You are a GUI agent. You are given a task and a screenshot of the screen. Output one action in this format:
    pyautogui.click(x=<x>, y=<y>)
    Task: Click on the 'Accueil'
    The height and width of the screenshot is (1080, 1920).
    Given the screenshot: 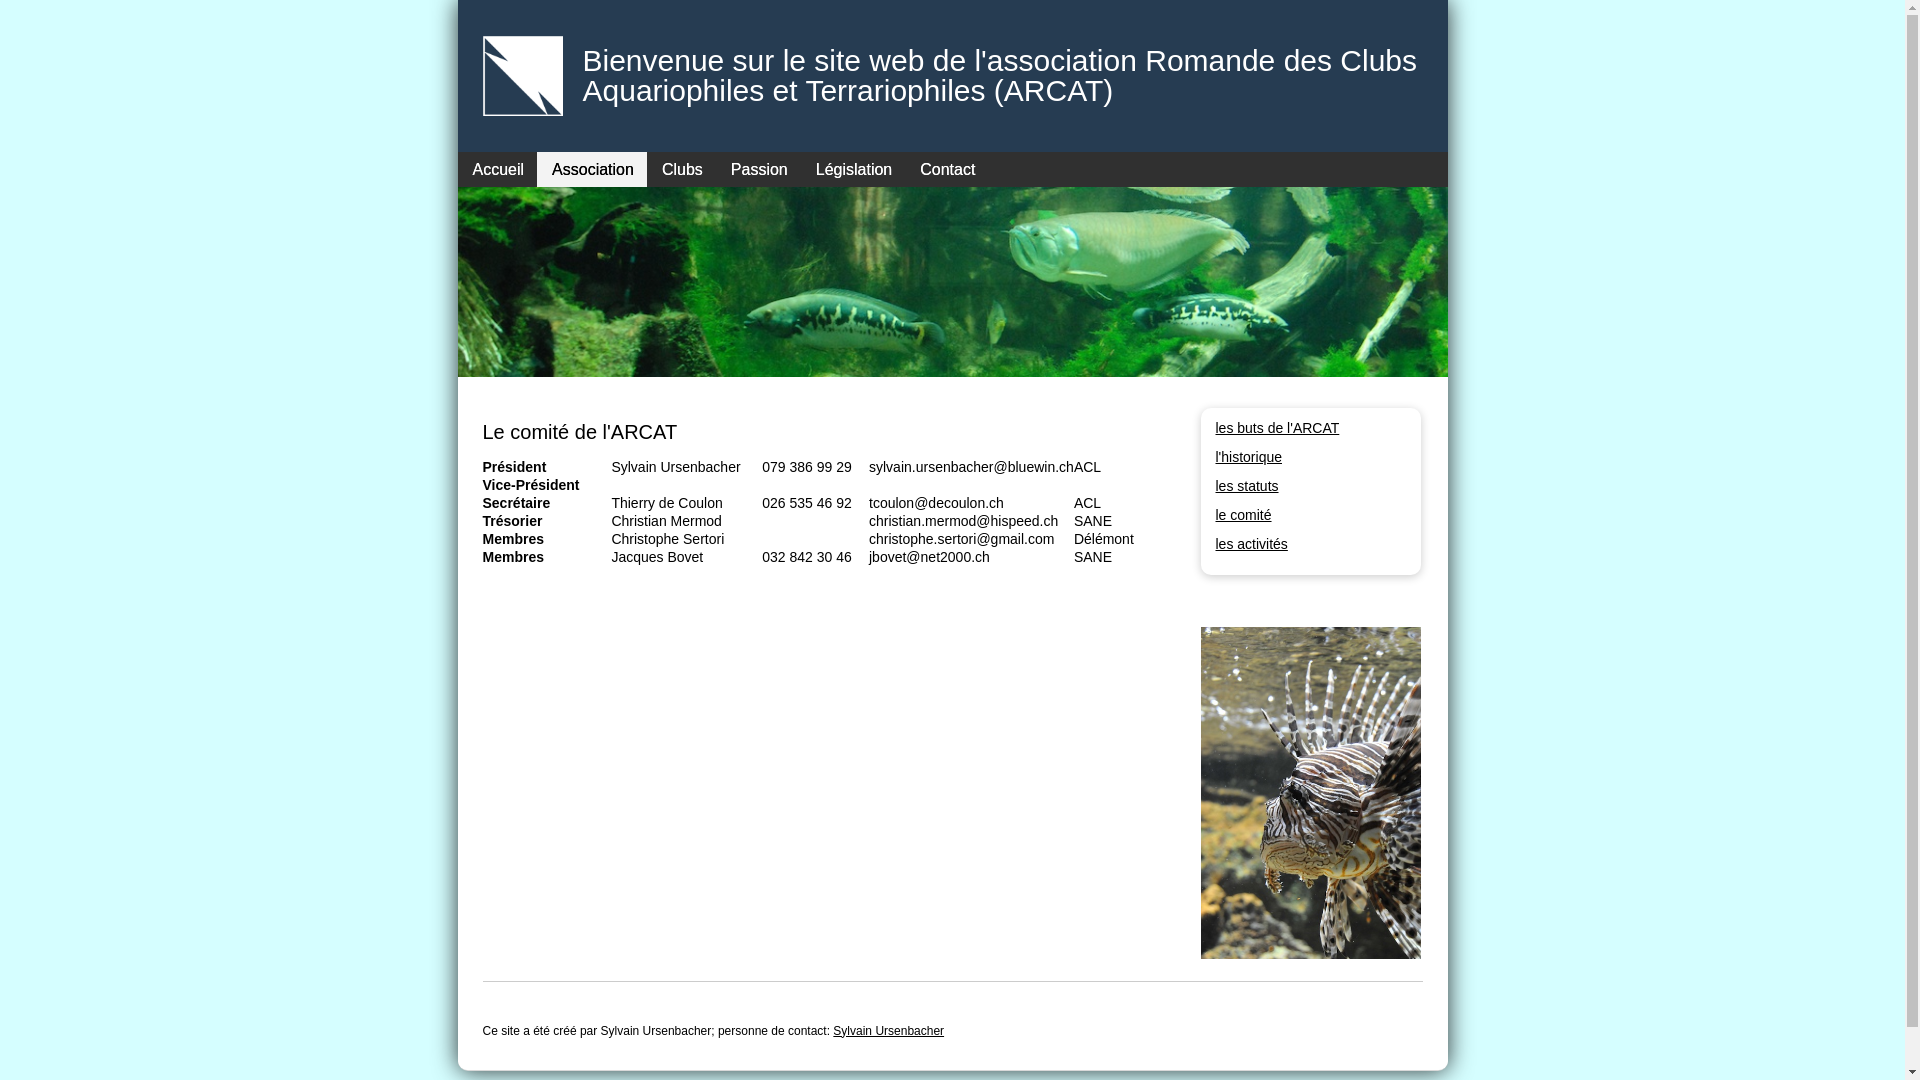 What is the action you would take?
    pyautogui.click(x=498, y=168)
    